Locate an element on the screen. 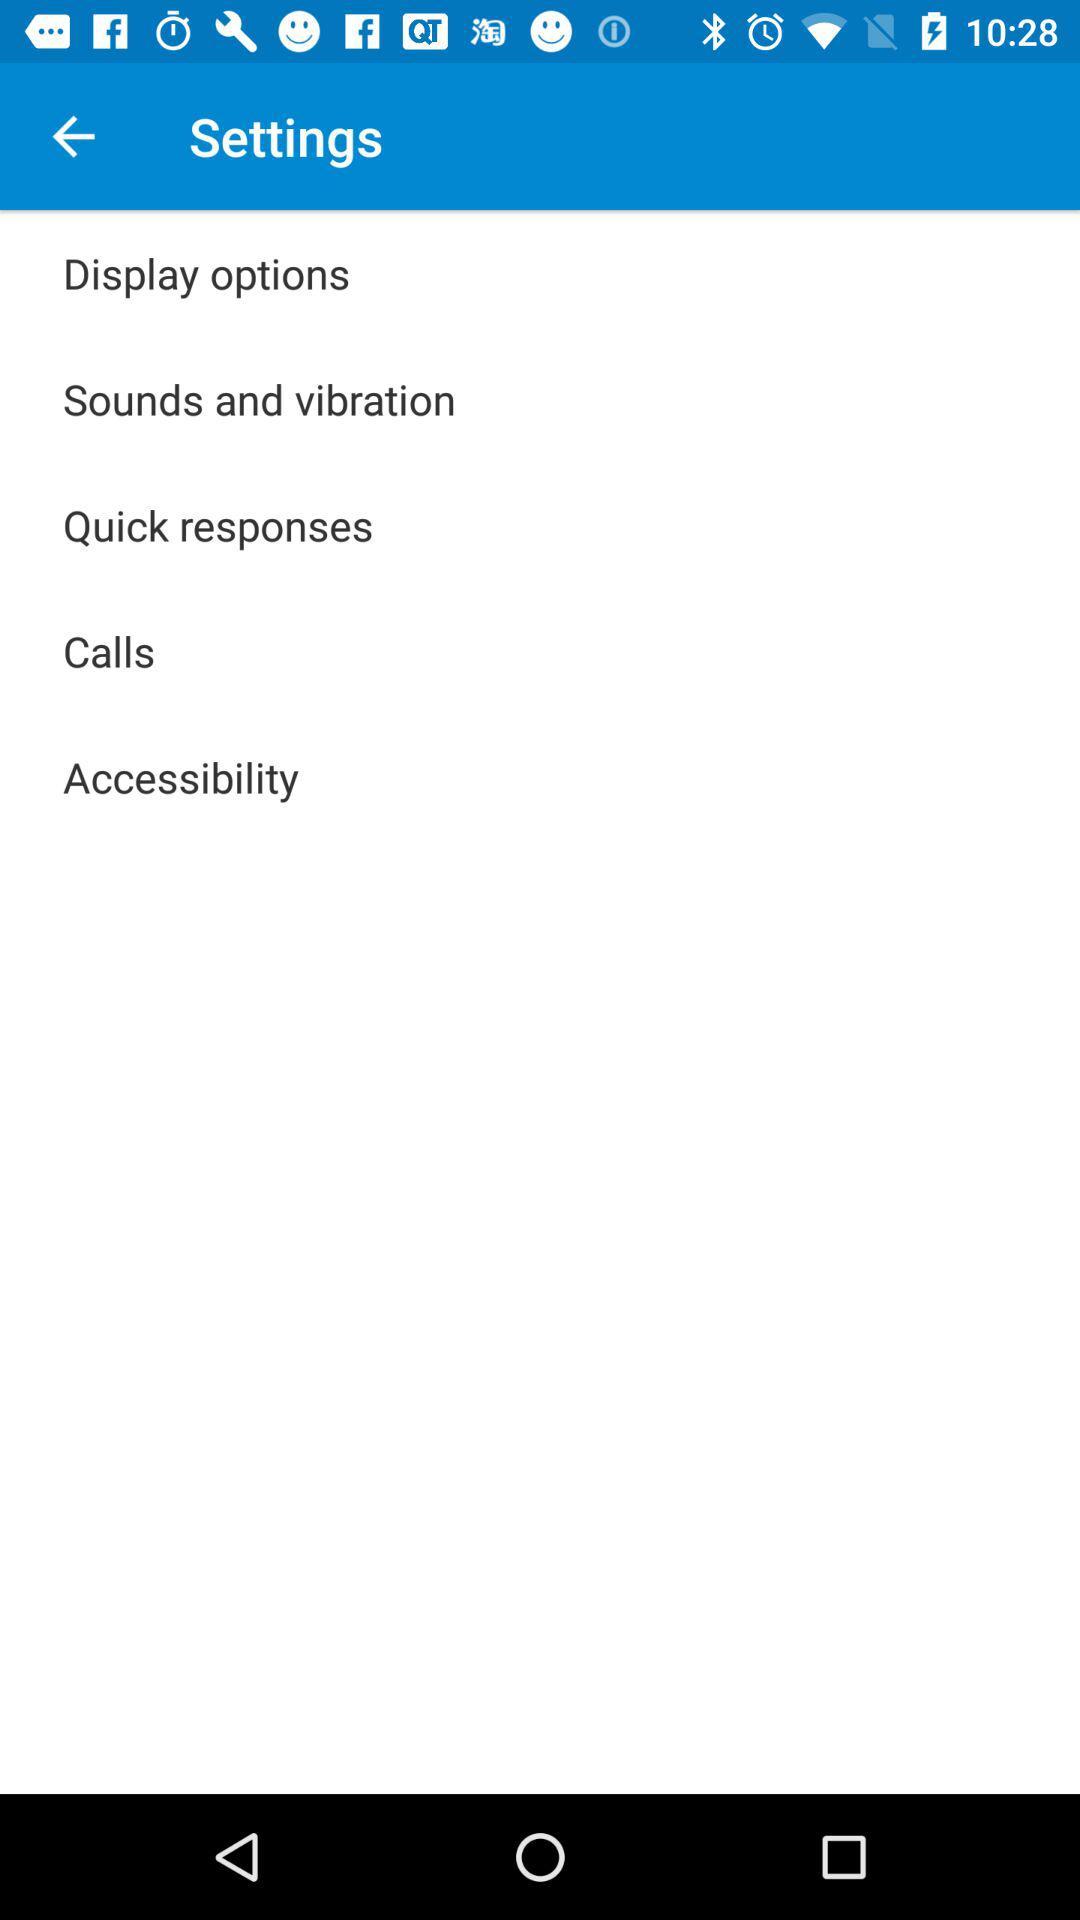  the accessibility is located at coordinates (181, 776).